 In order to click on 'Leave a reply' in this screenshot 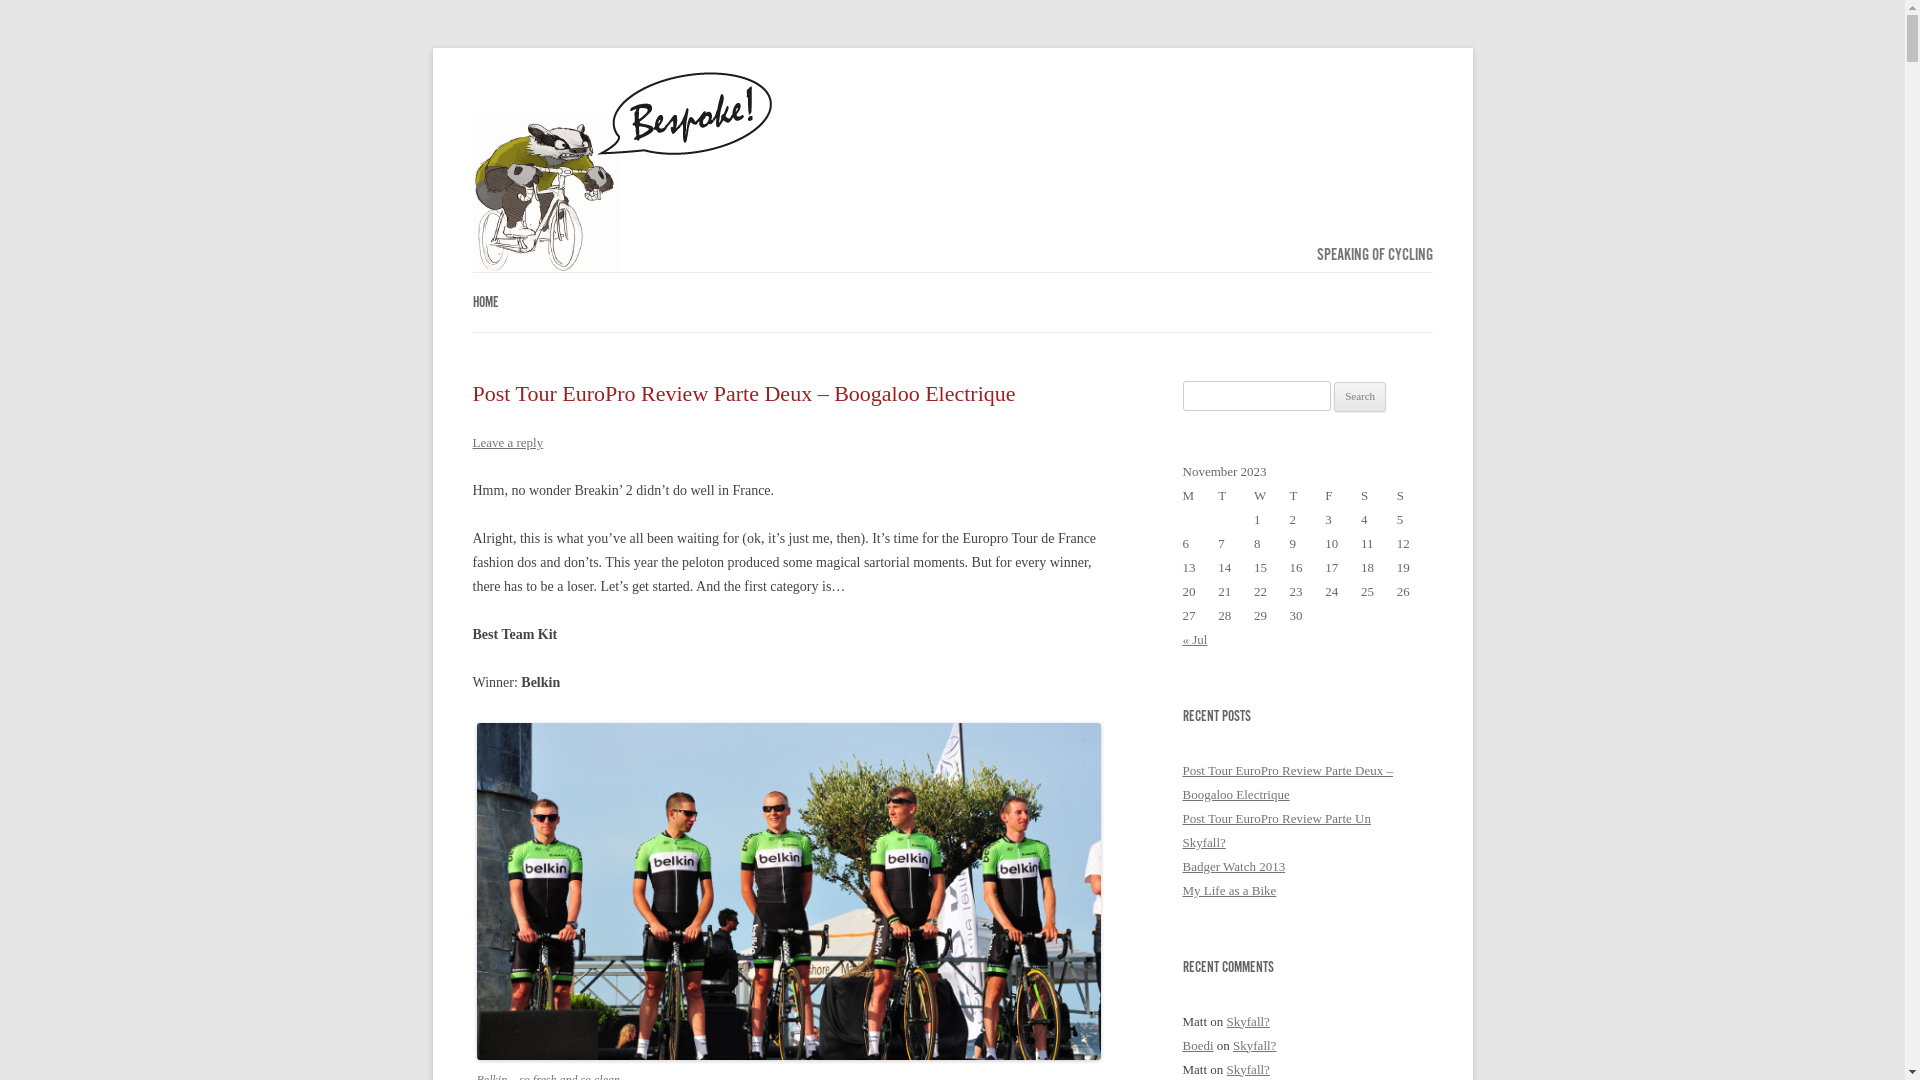, I will do `click(507, 441)`.